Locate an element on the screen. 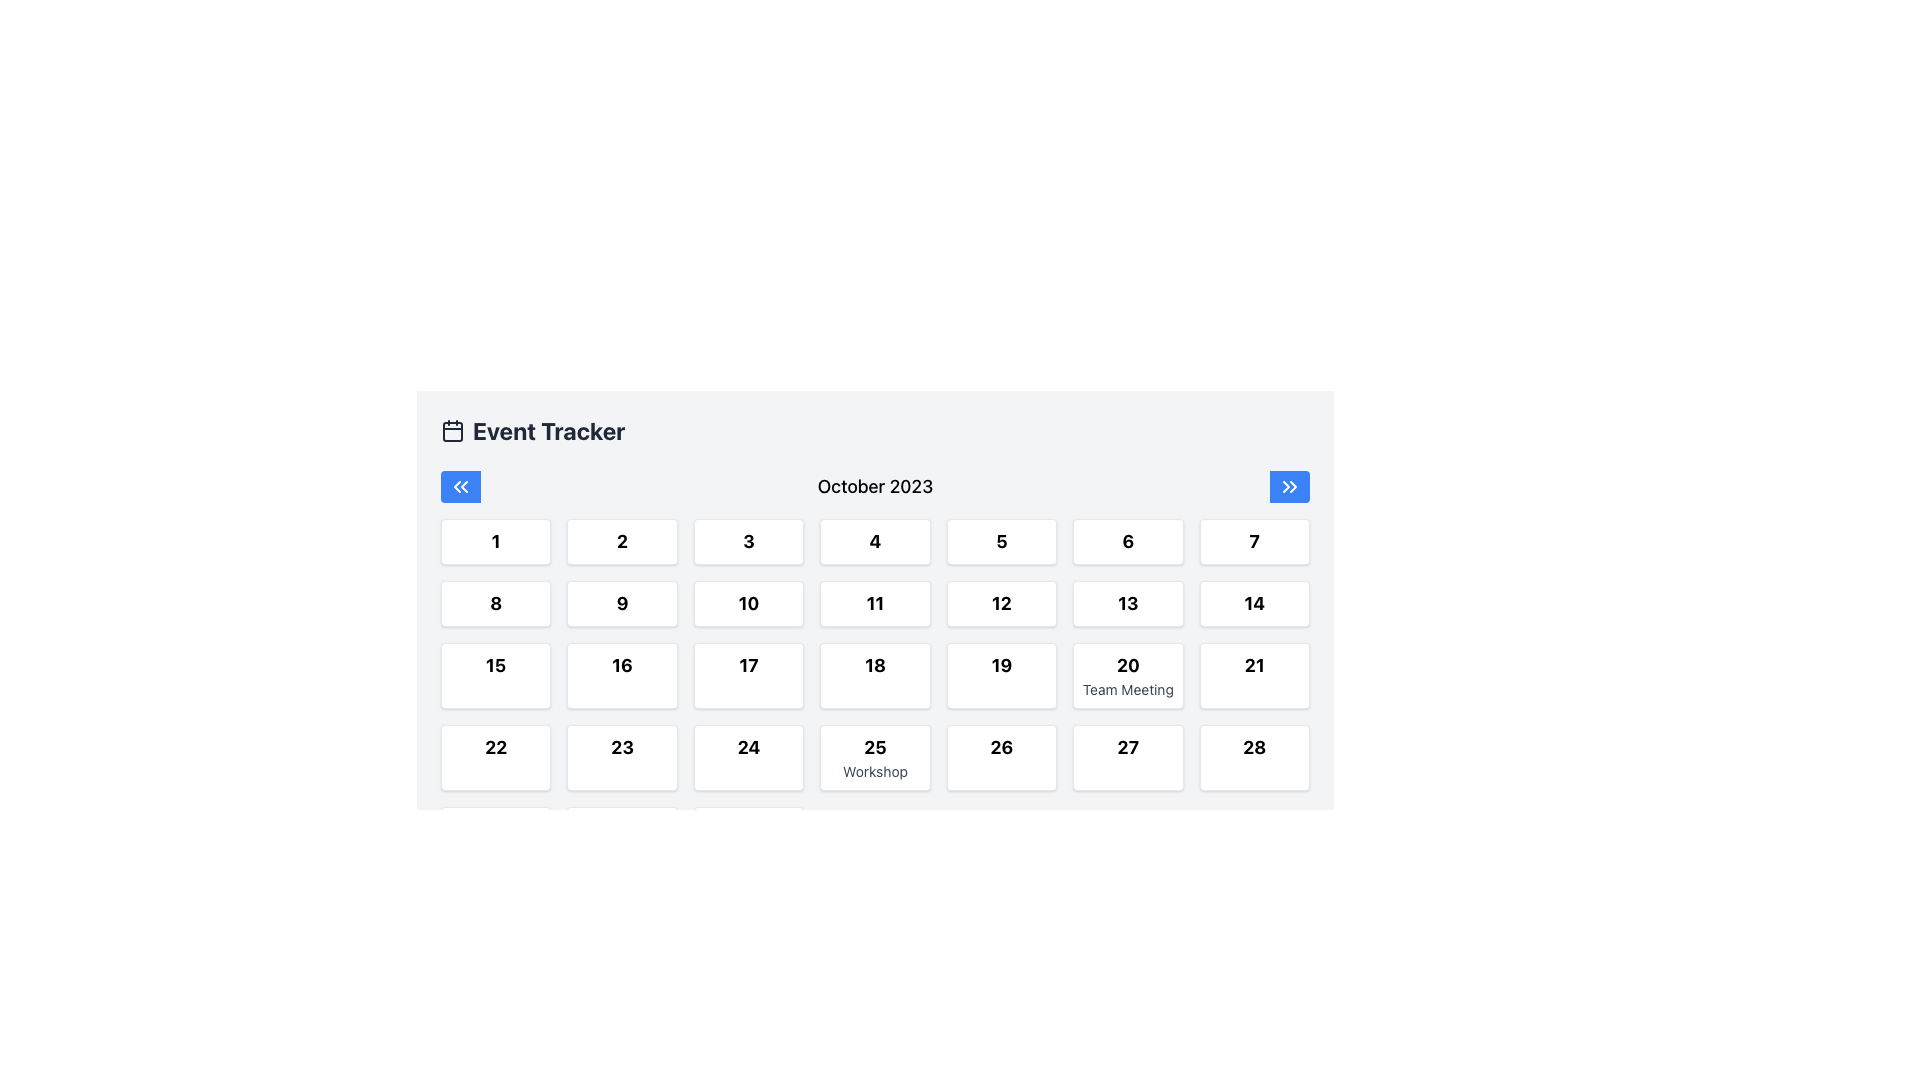 The width and height of the screenshot is (1920, 1080). the leftward chevron icon element located at the top-left corner of the calendar interface, next to the title 'Event Tracker', for keyboard interaction is located at coordinates (456, 486).